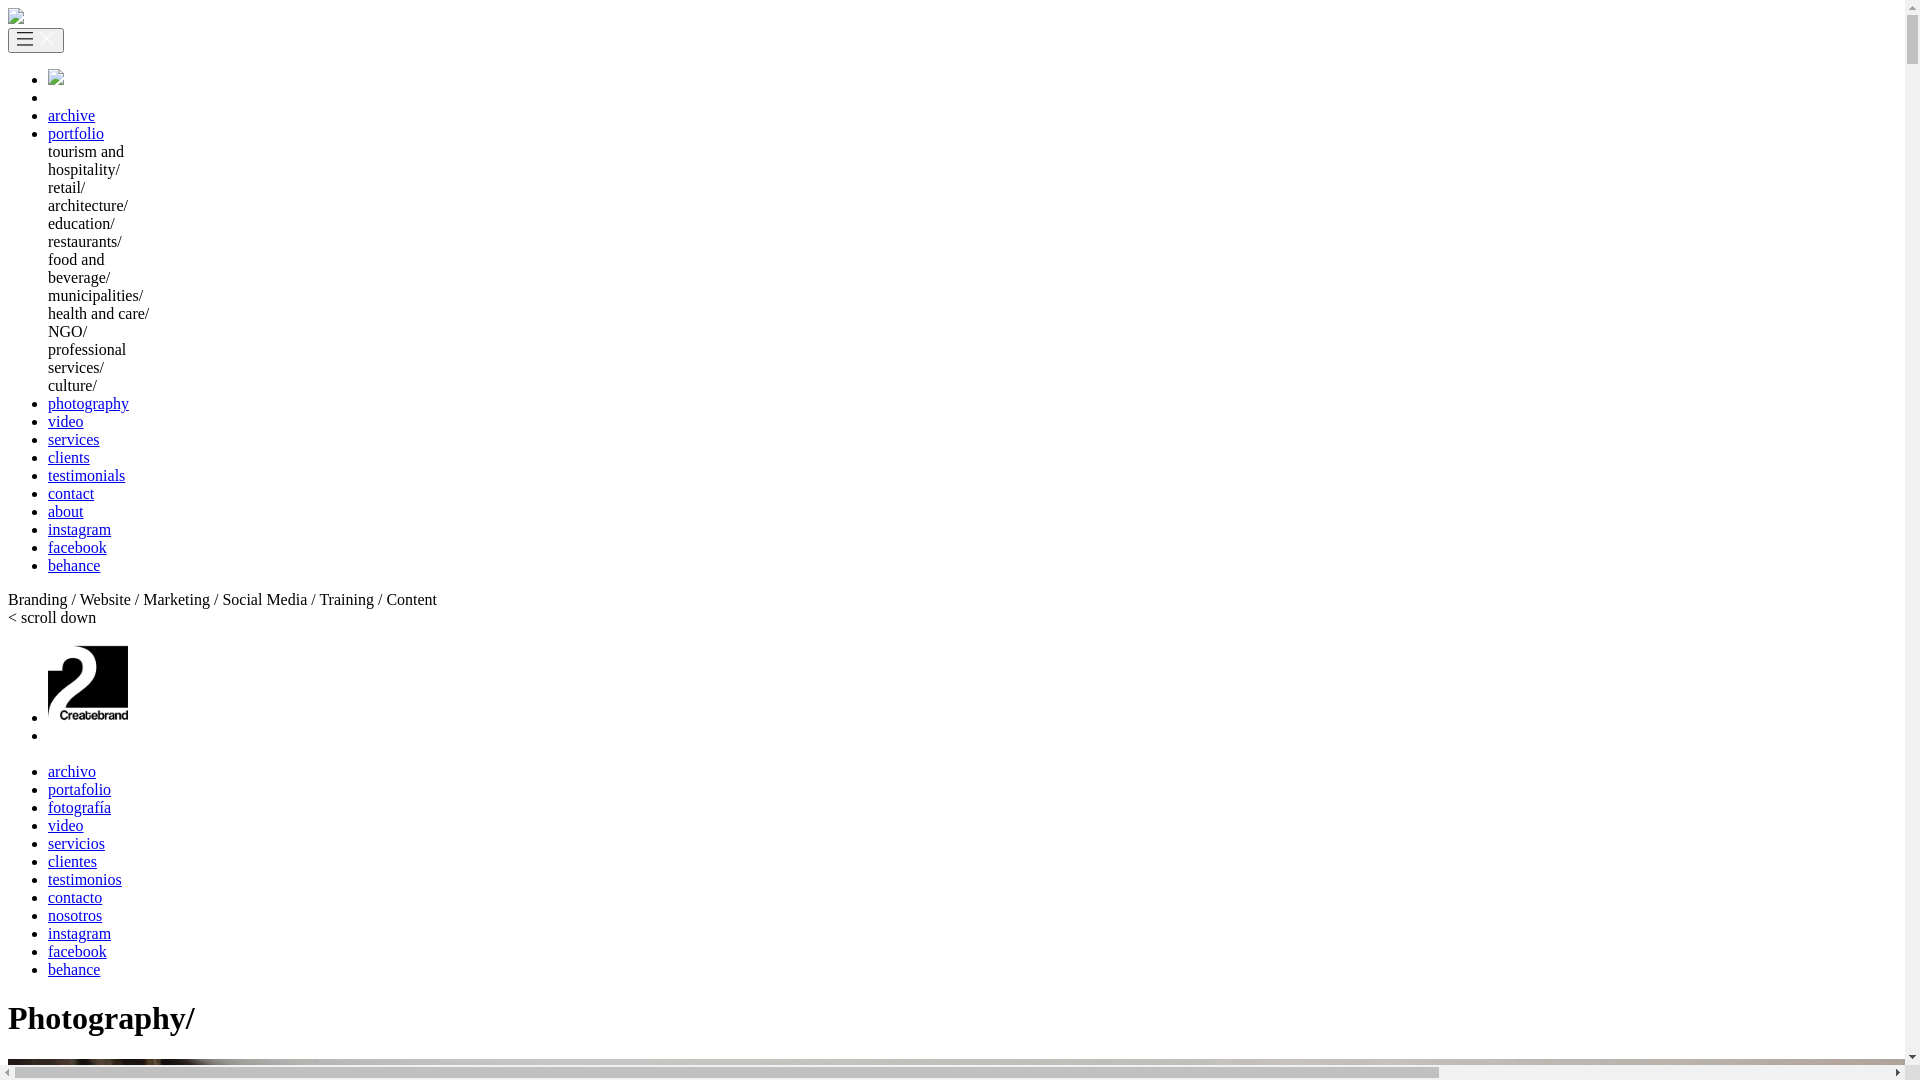 This screenshot has width=1920, height=1080. I want to click on 'behance', so click(73, 968).